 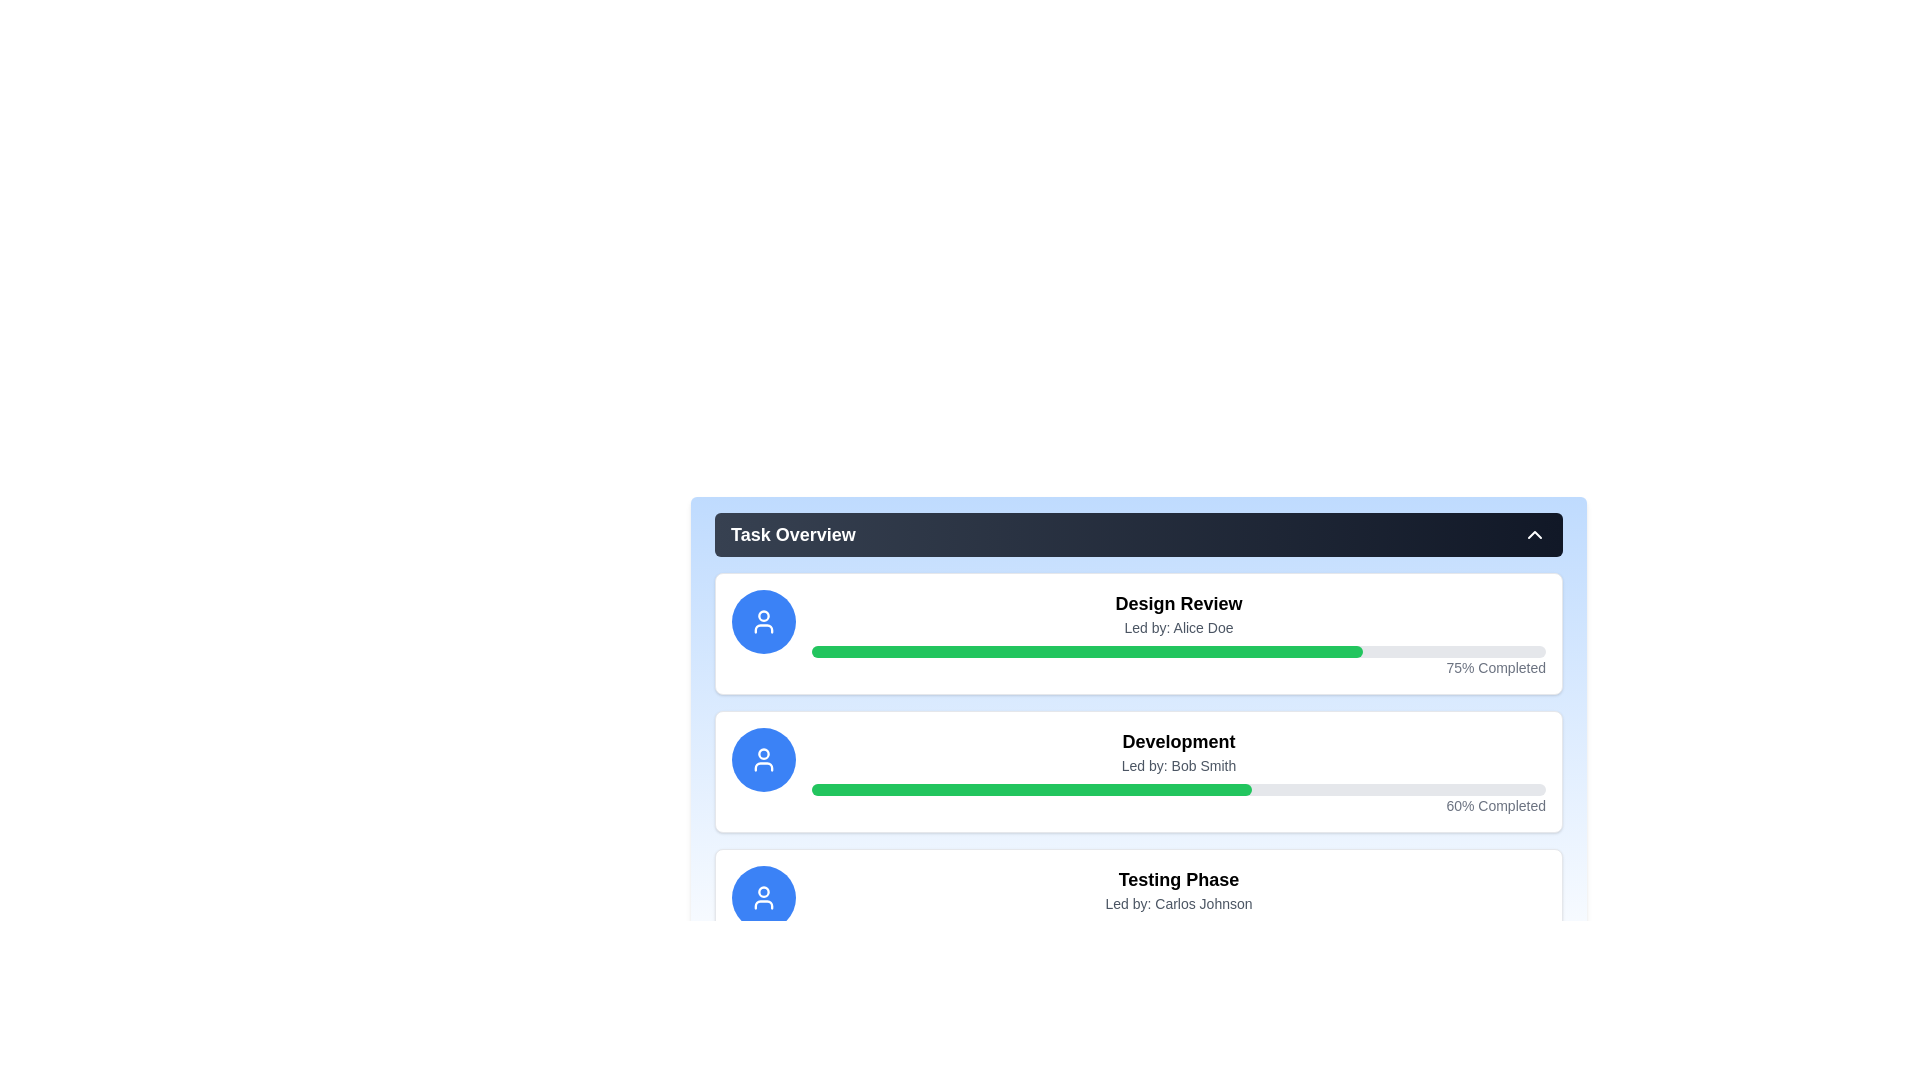 I want to click on task details displayed in the task overview dashboard, which includes tasks such as 'Design Review,' 'Development,' and 'Testing Phase.', so click(x=1138, y=741).